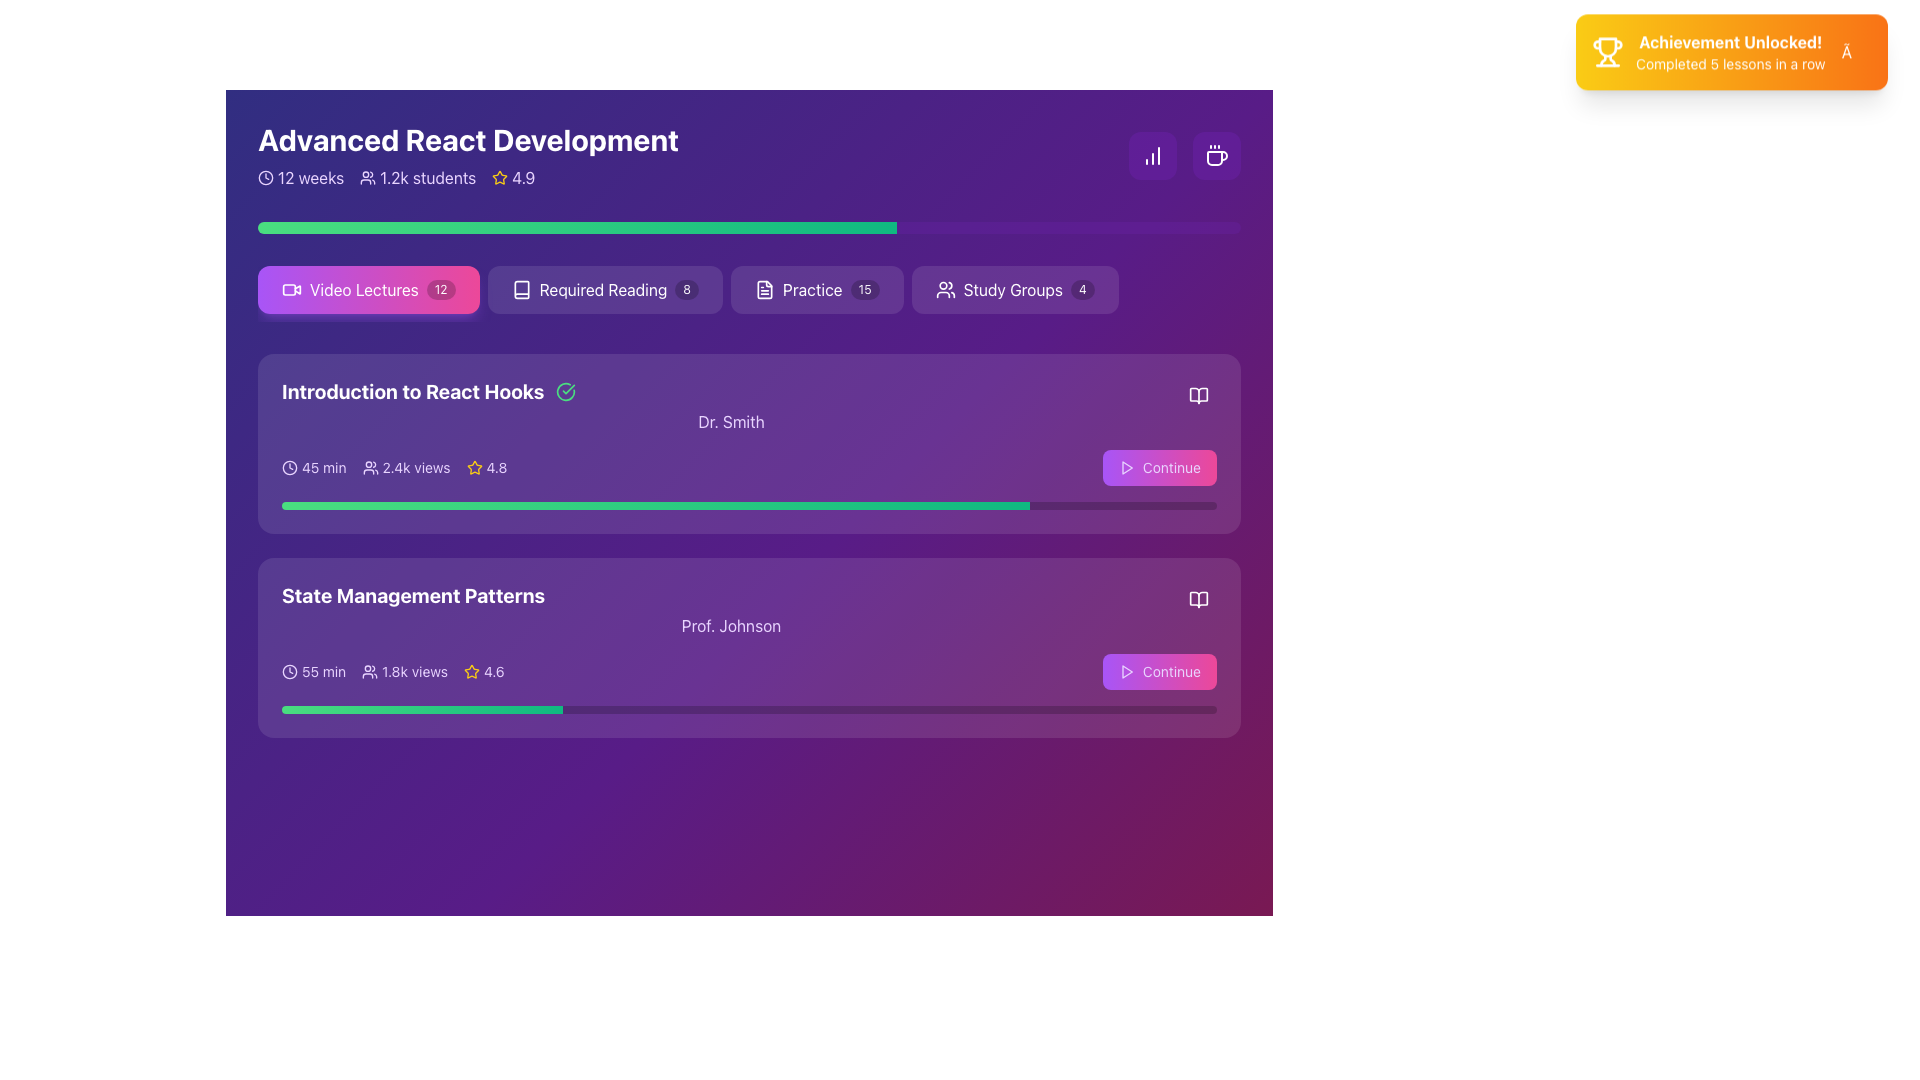 This screenshot has height=1080, width=1920. Describe the element at coordinates (1171, 671) in the screenshot. I see `the text label within the button component located at the bottom right of the 'State Management Patterns' section` at that location.